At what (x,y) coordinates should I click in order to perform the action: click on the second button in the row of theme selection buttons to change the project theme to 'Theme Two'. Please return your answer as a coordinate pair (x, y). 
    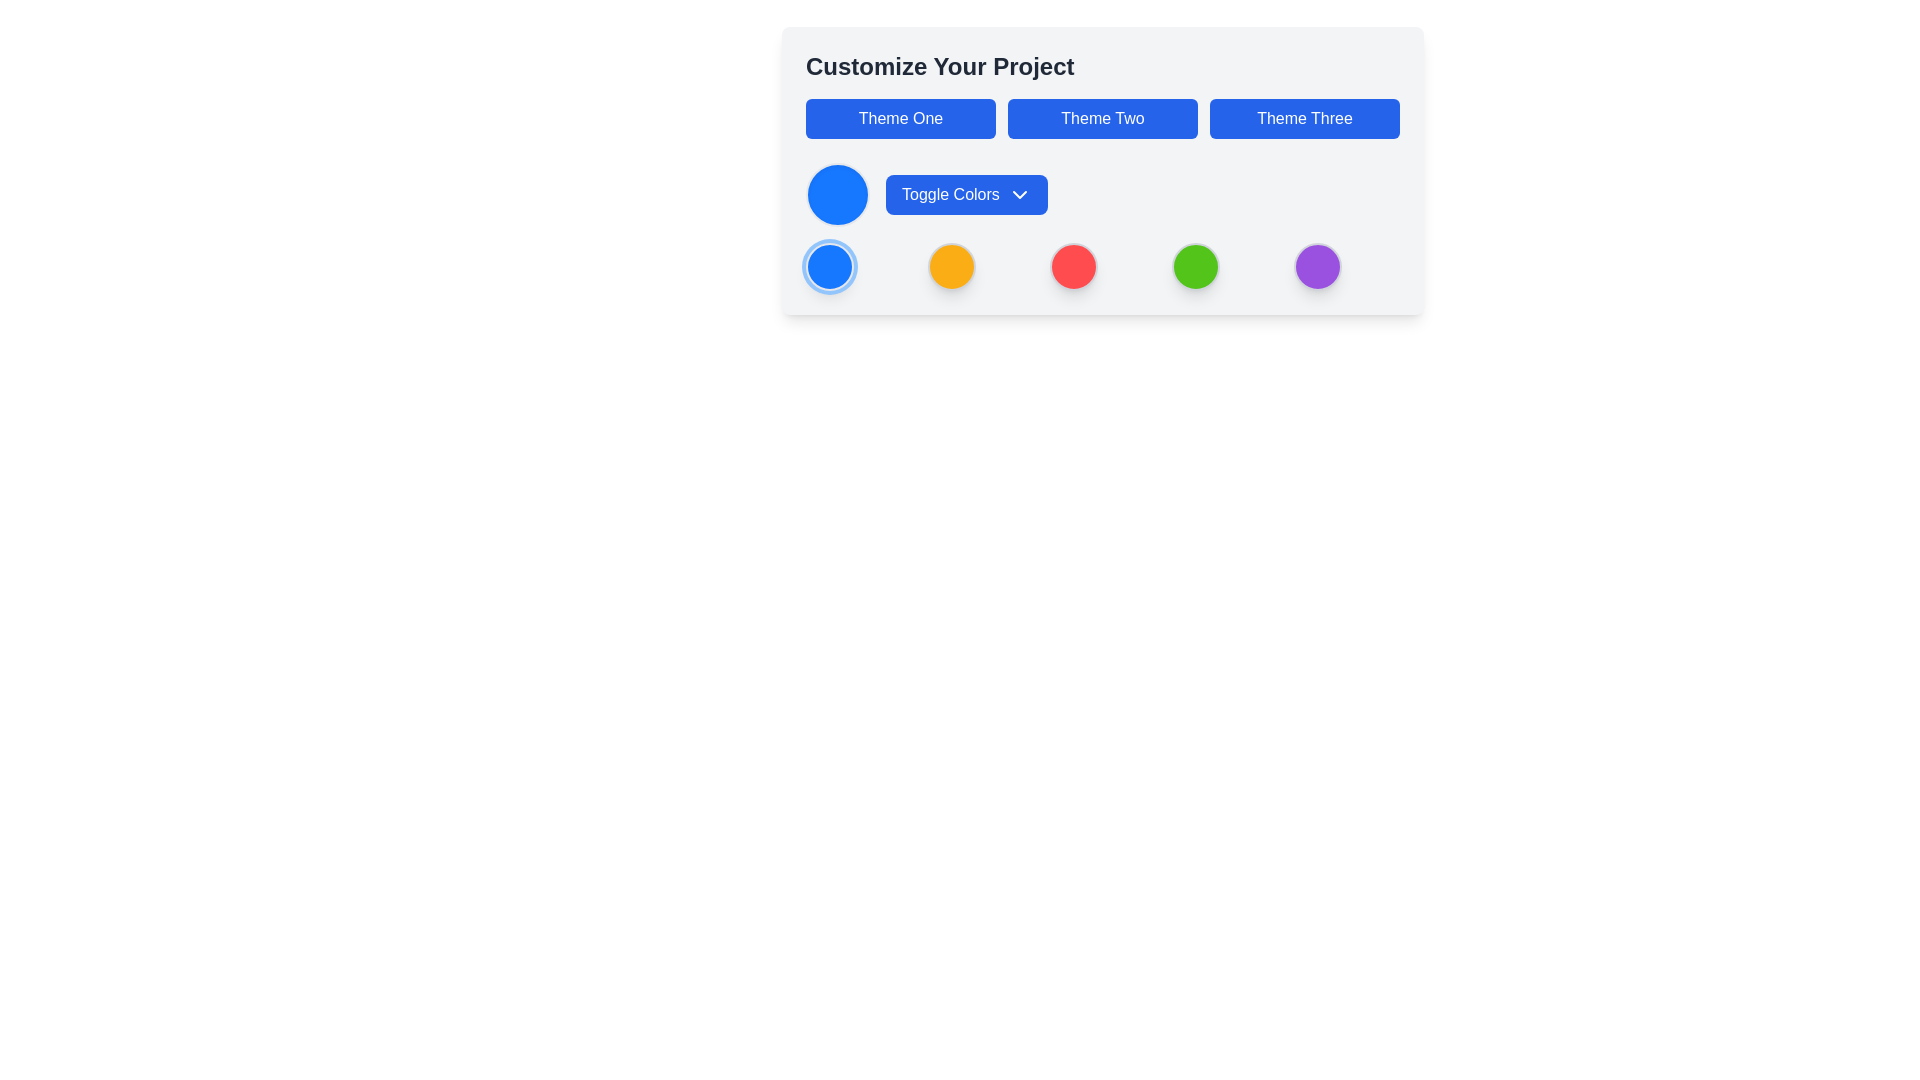
    Looking at the image, I should click on (1102, 119).